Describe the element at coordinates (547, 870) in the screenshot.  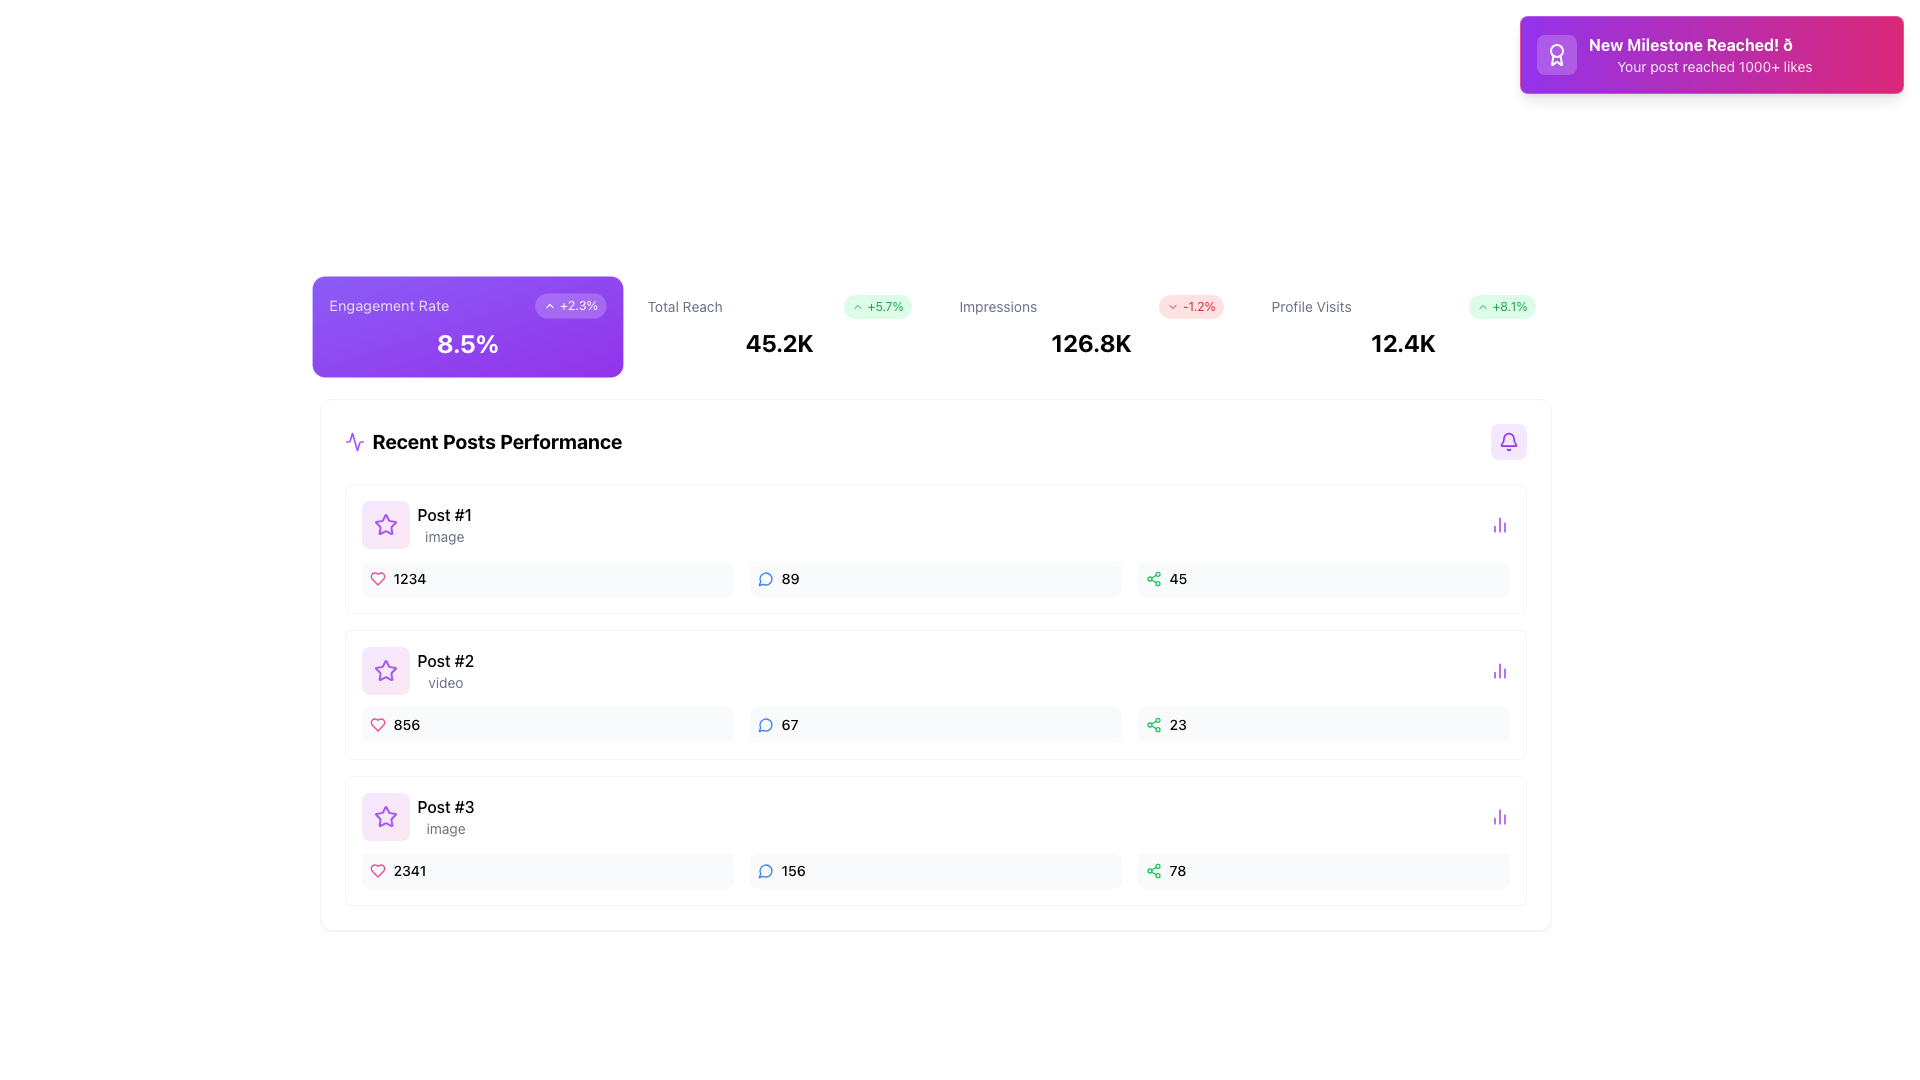
I see `the numeric value '2341' displayed next to the pink heart icon in the first item of the 'Recent Posts Performance' section` at that location.